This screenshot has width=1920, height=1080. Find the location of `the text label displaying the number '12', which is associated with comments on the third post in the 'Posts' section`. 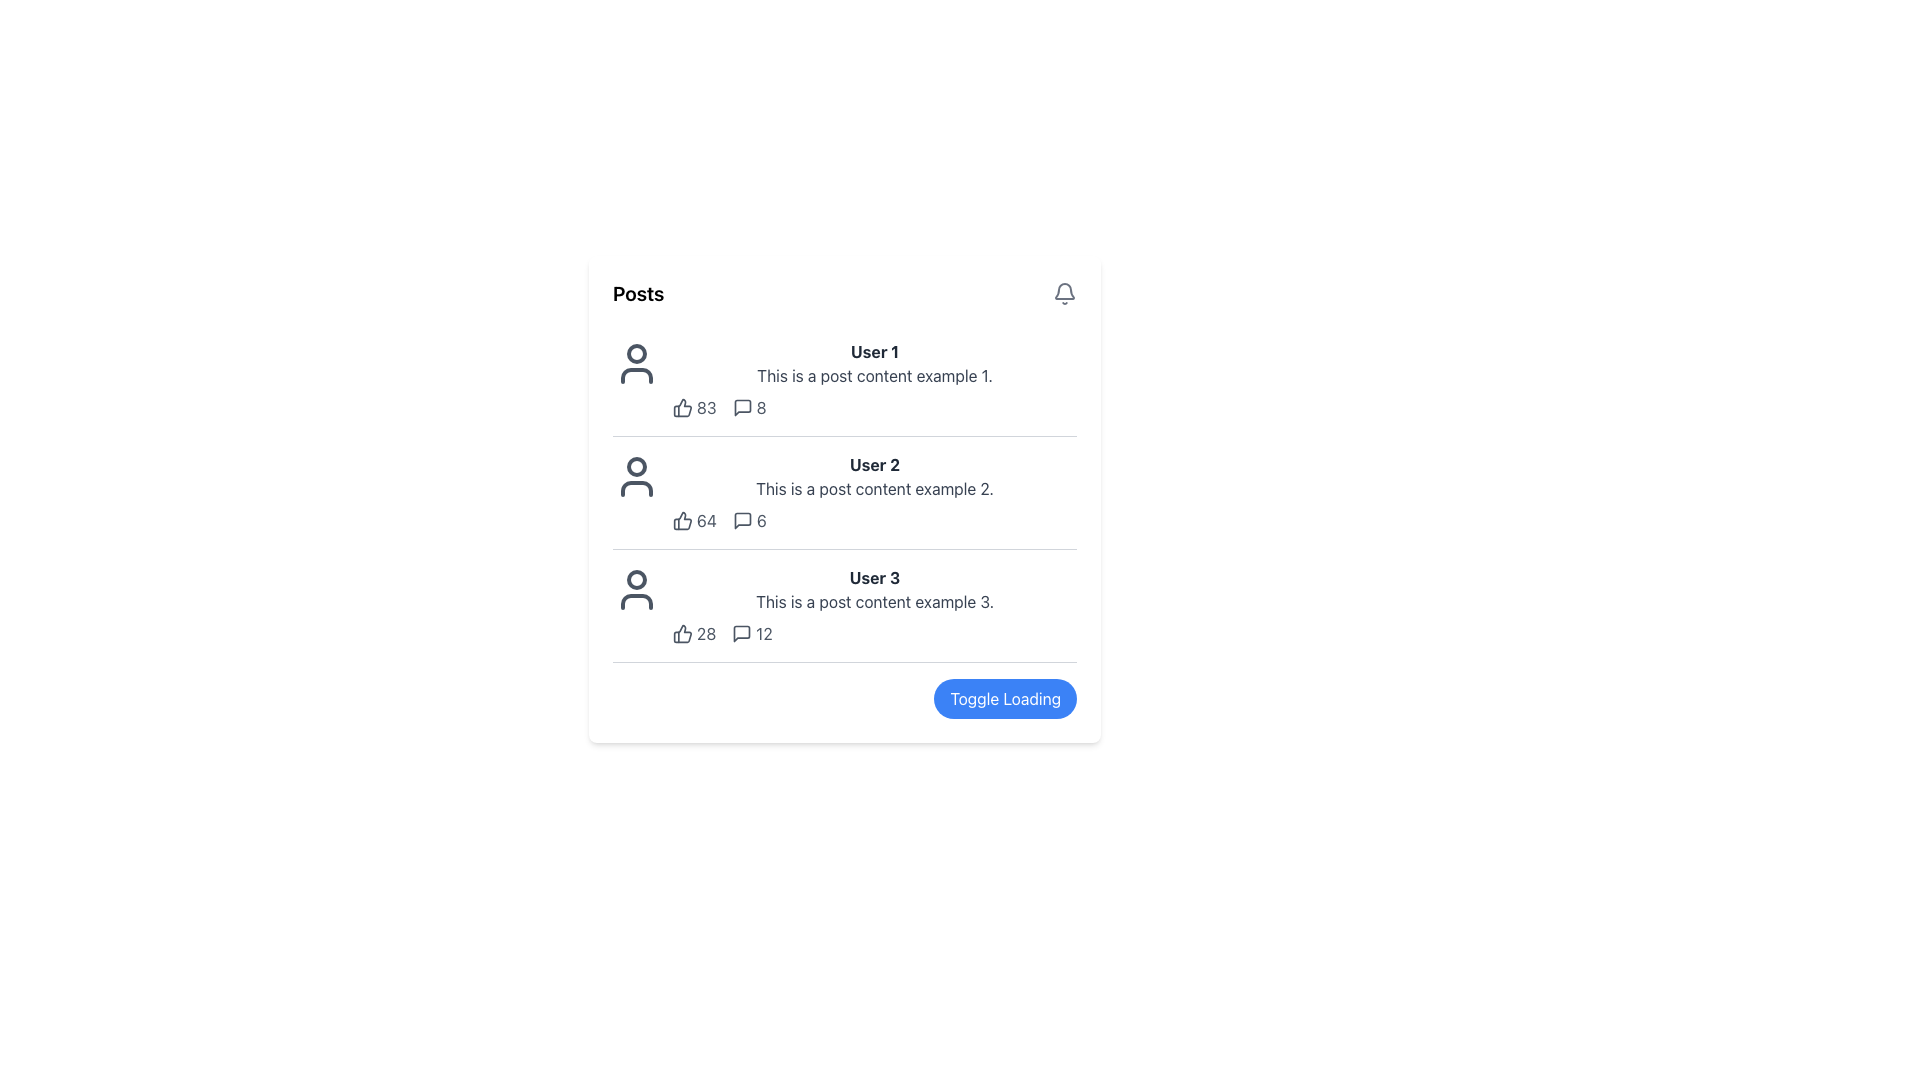

the text label displaying the number '12', which is associated with comments on the third post in the 'Posts' section is located at coordinates (763, 633).